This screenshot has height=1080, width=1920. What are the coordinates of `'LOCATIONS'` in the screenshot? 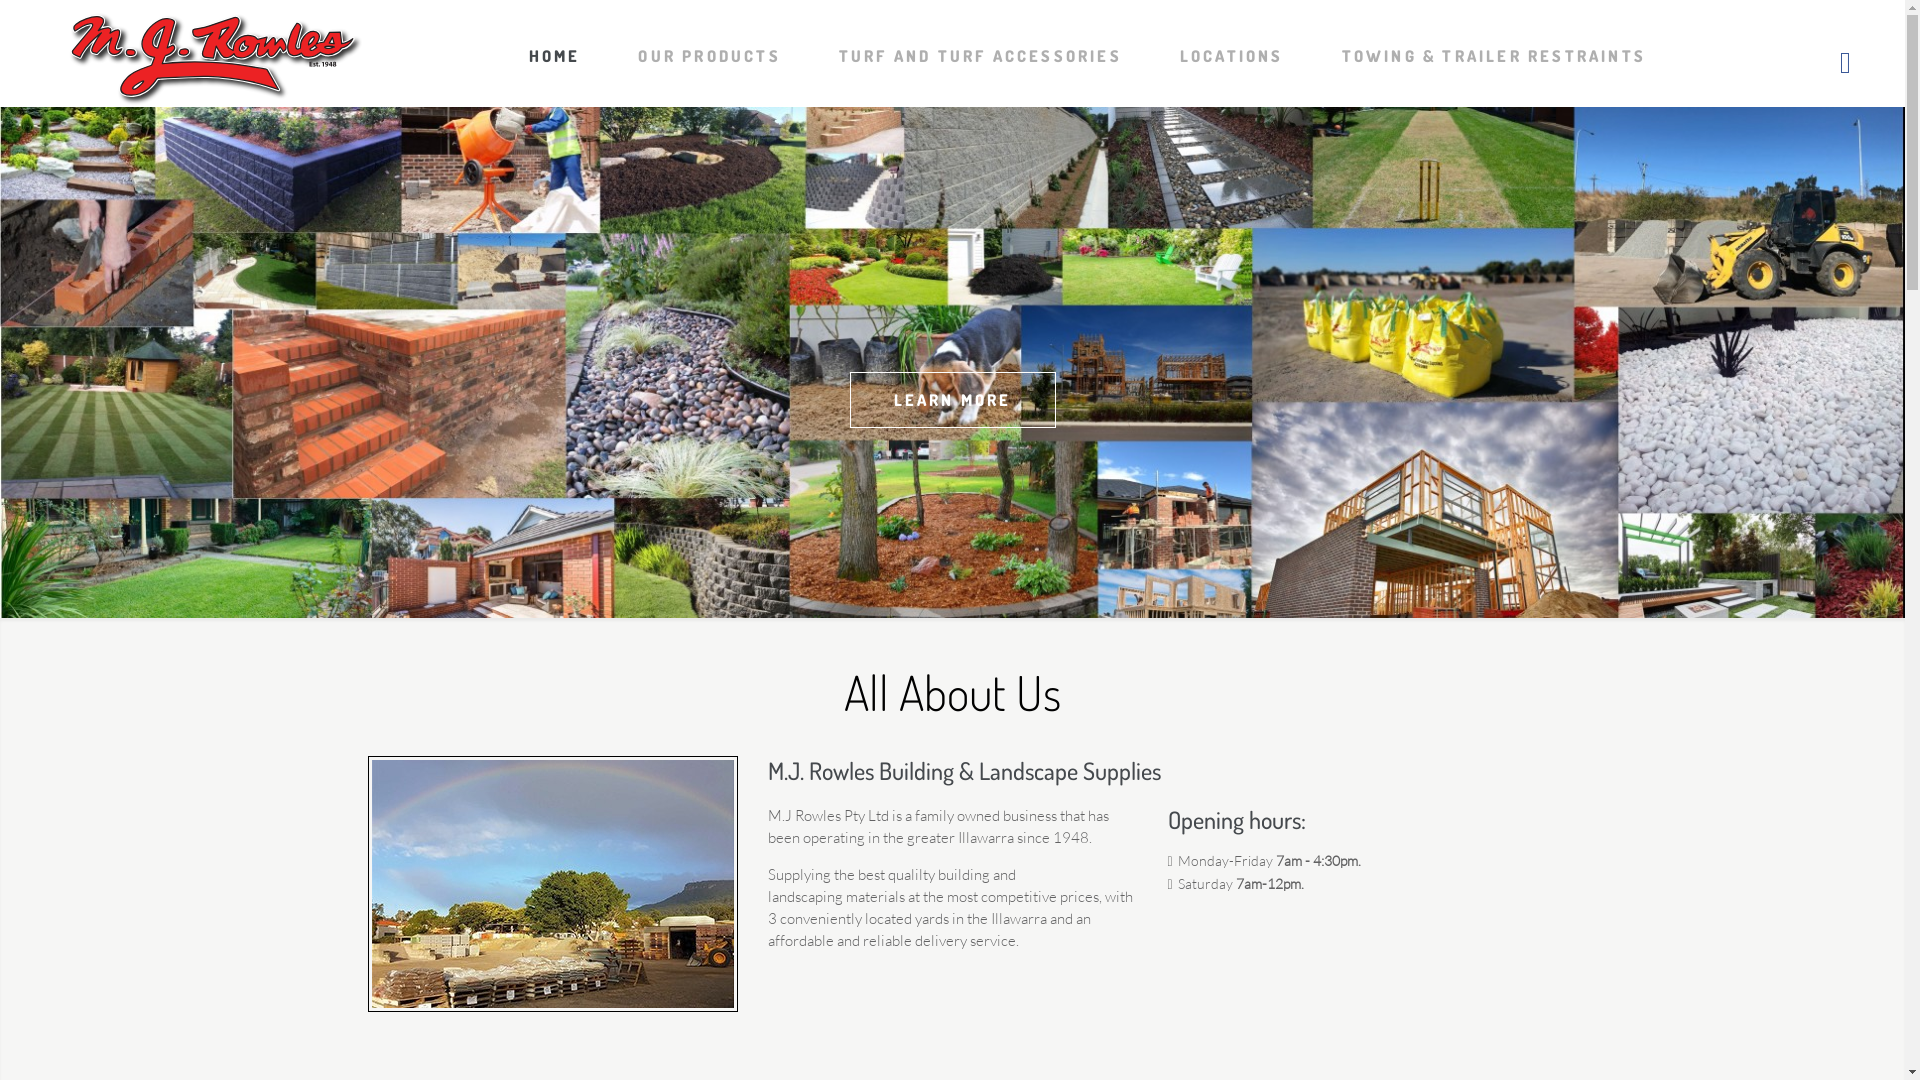 It's located at (1231, 52).